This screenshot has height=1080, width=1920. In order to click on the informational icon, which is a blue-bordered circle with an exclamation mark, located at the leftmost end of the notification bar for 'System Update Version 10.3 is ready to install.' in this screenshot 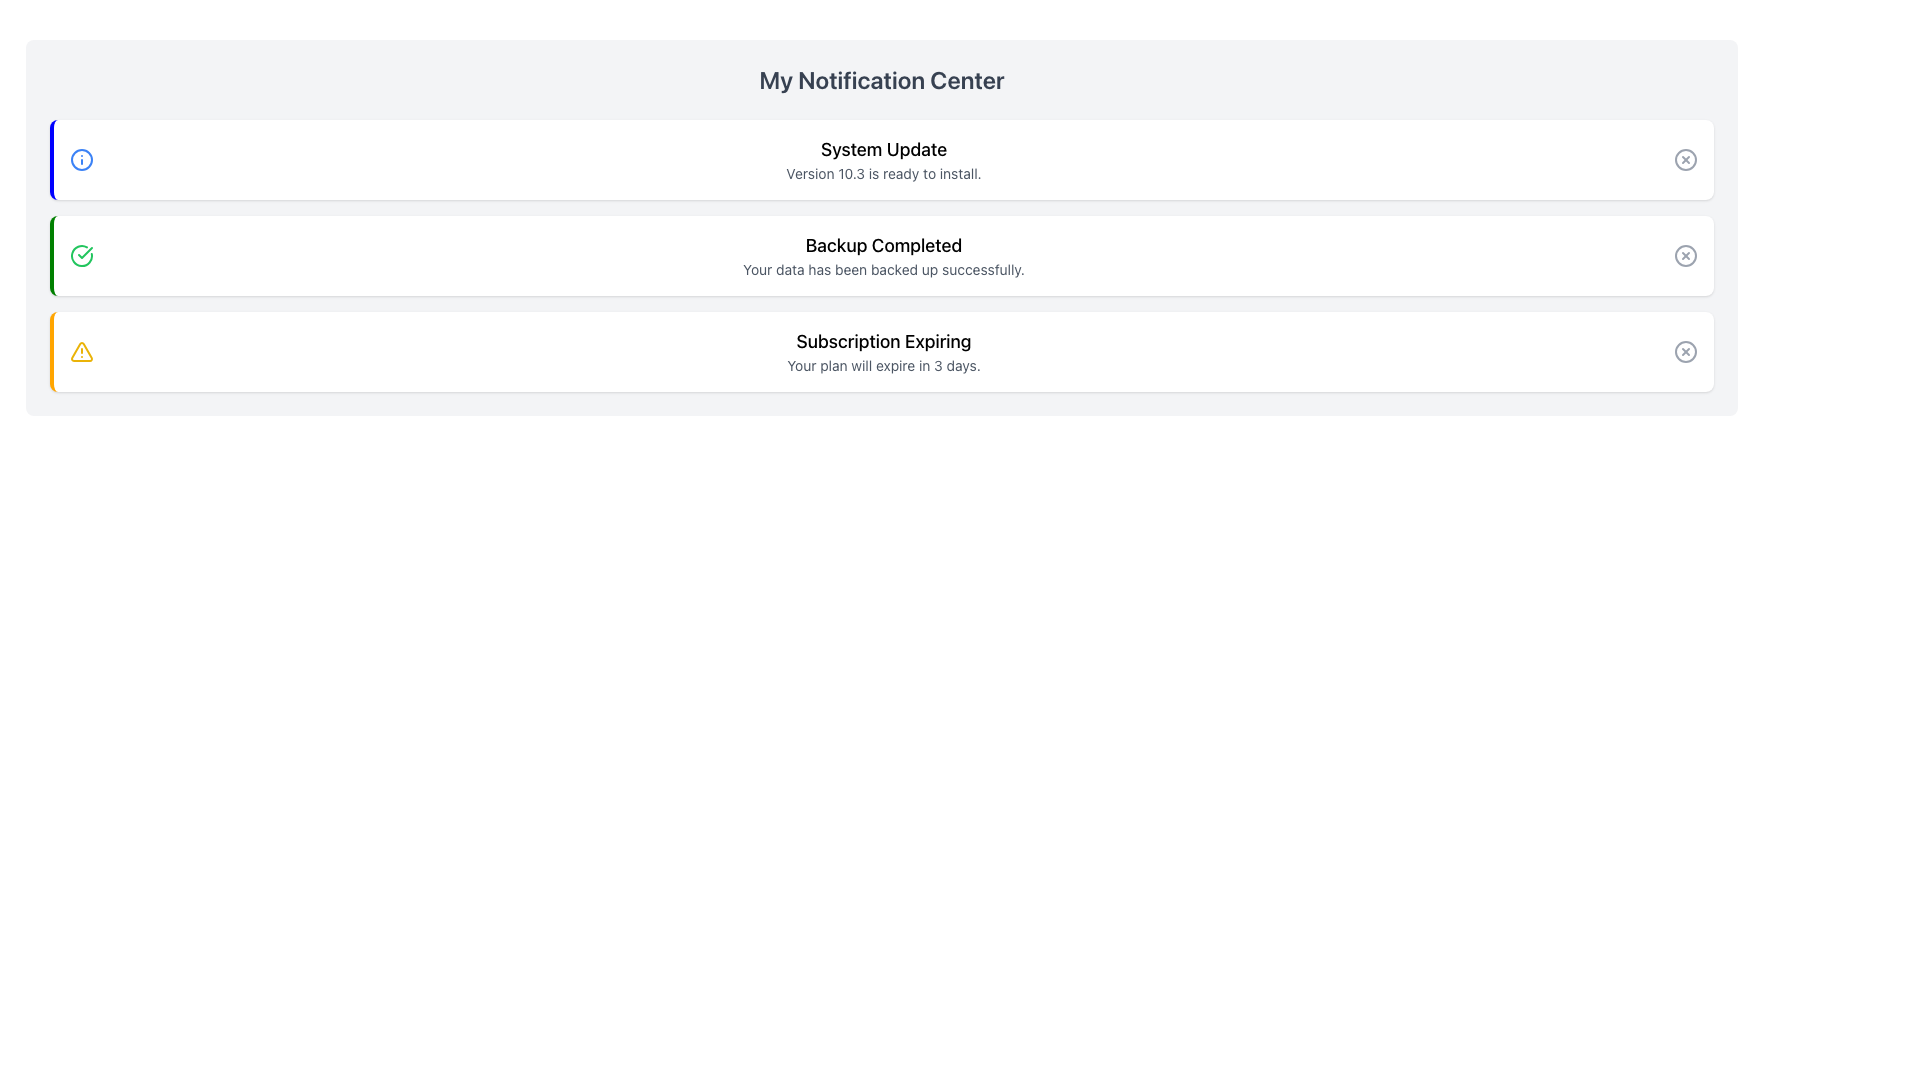, I will do `click(80, 158)`.